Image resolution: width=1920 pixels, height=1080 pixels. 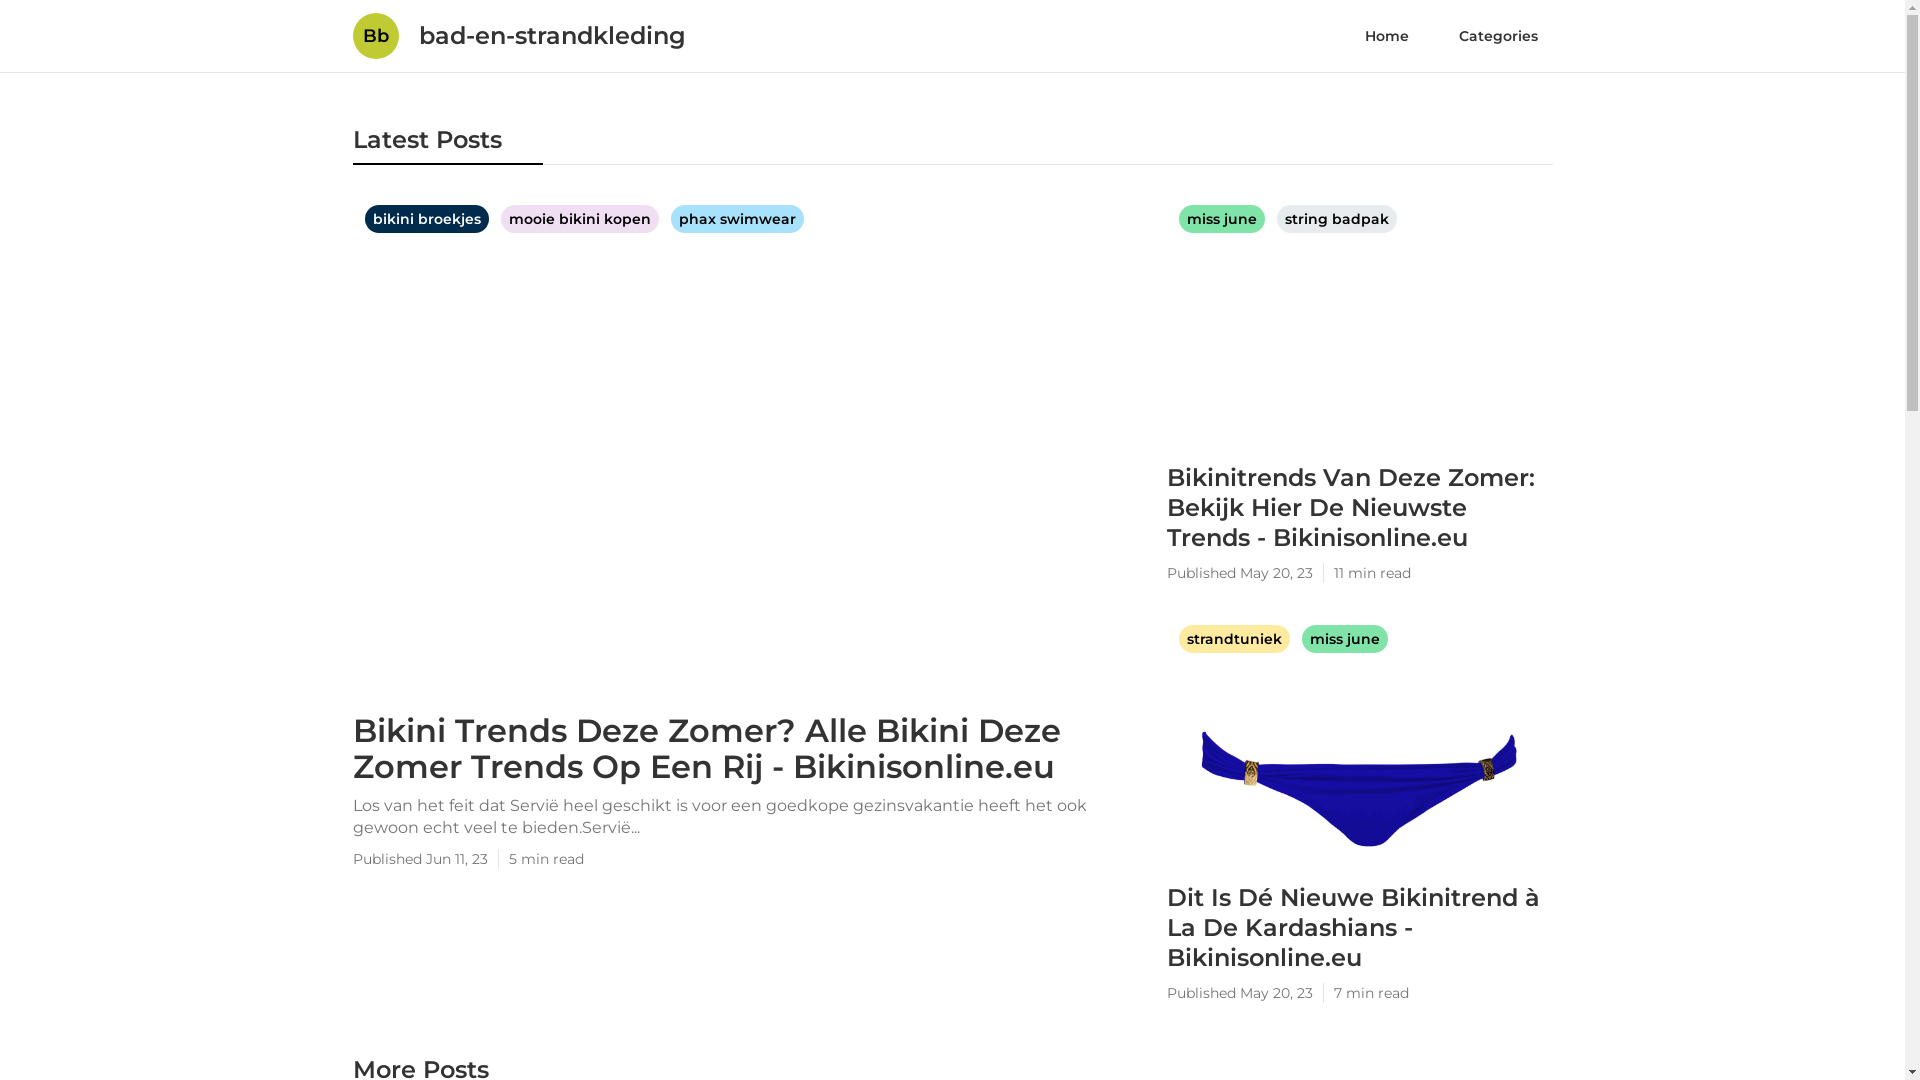 I want to click on 'Home', so click(x=1386, y=35).